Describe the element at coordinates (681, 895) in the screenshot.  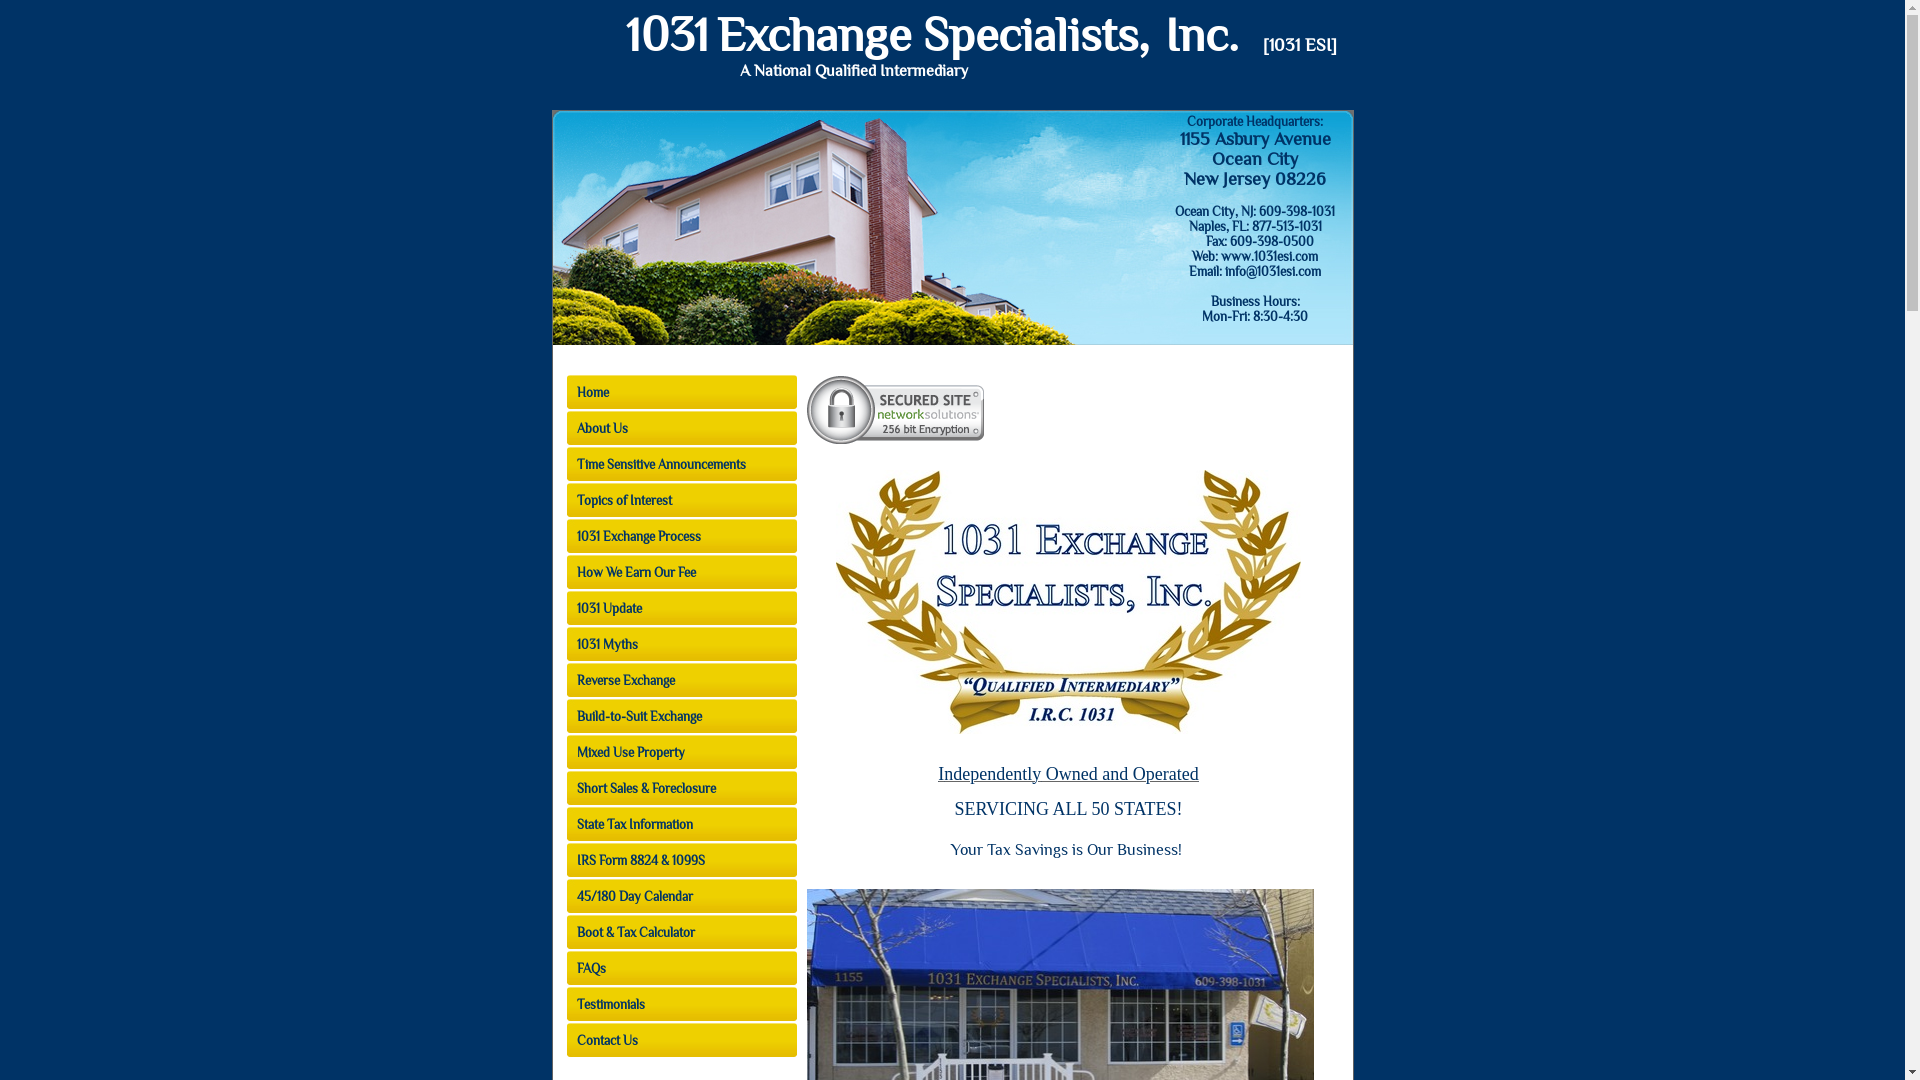
I see `'45/180 Day Calendar'` at that location.